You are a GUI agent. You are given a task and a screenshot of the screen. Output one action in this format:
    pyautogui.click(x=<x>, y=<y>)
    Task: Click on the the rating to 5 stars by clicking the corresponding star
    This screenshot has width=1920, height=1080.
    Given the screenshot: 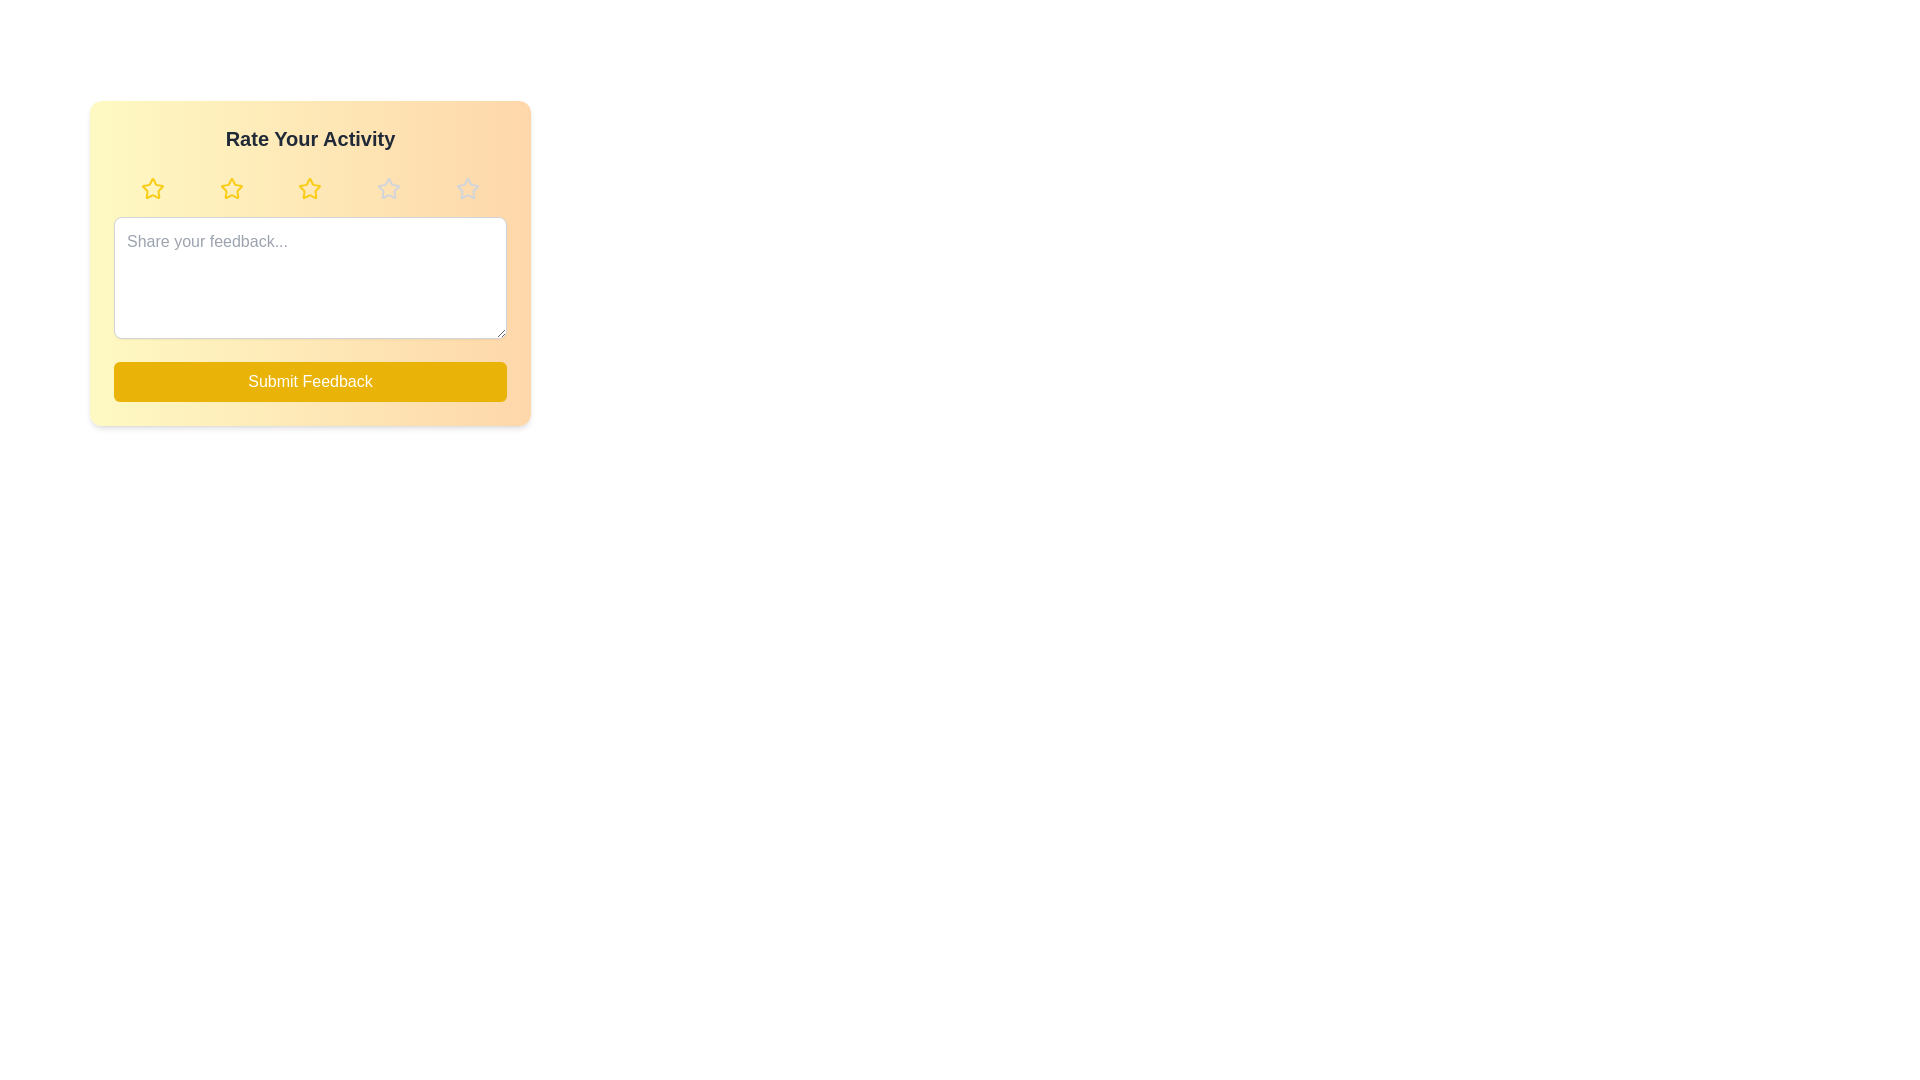 What is the action you would take?
    pyautogui.click(x=466, y=189)
    